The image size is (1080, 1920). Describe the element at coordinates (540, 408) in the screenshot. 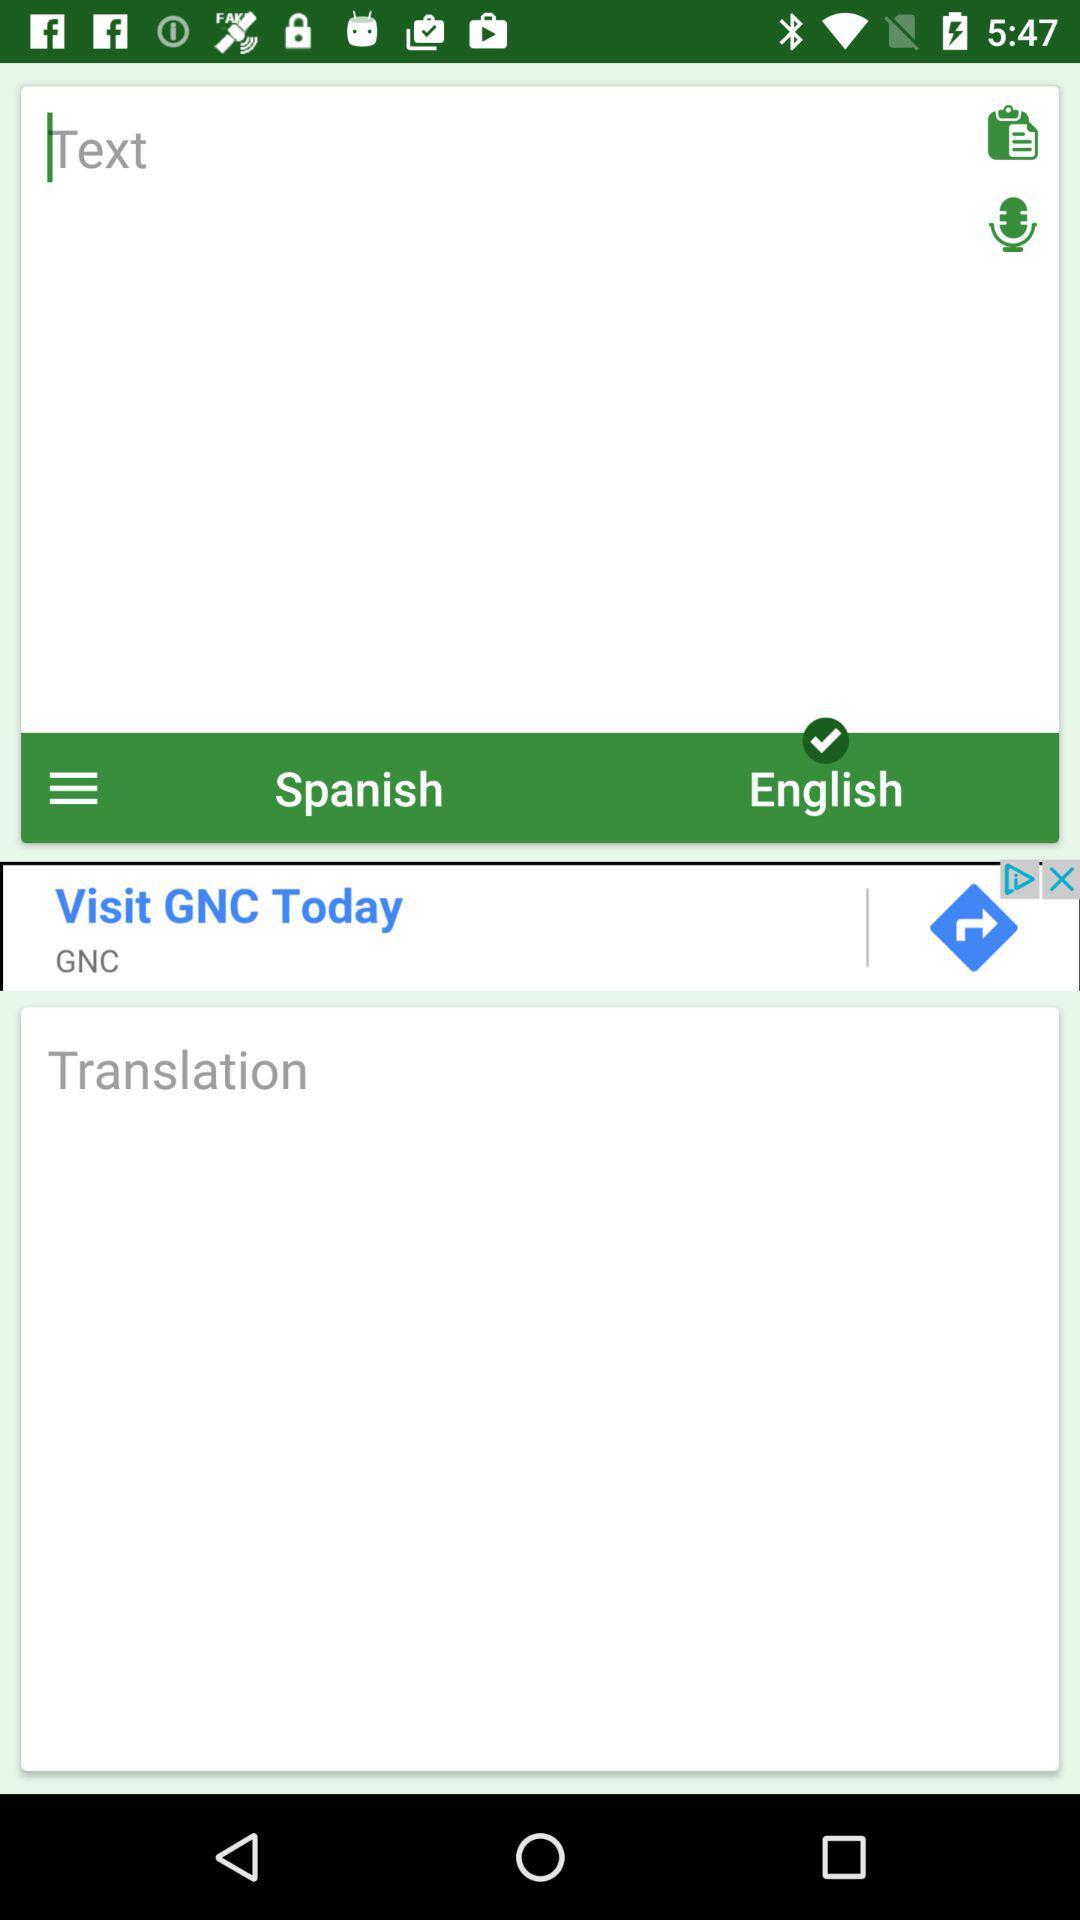

I see `type text` at that location.